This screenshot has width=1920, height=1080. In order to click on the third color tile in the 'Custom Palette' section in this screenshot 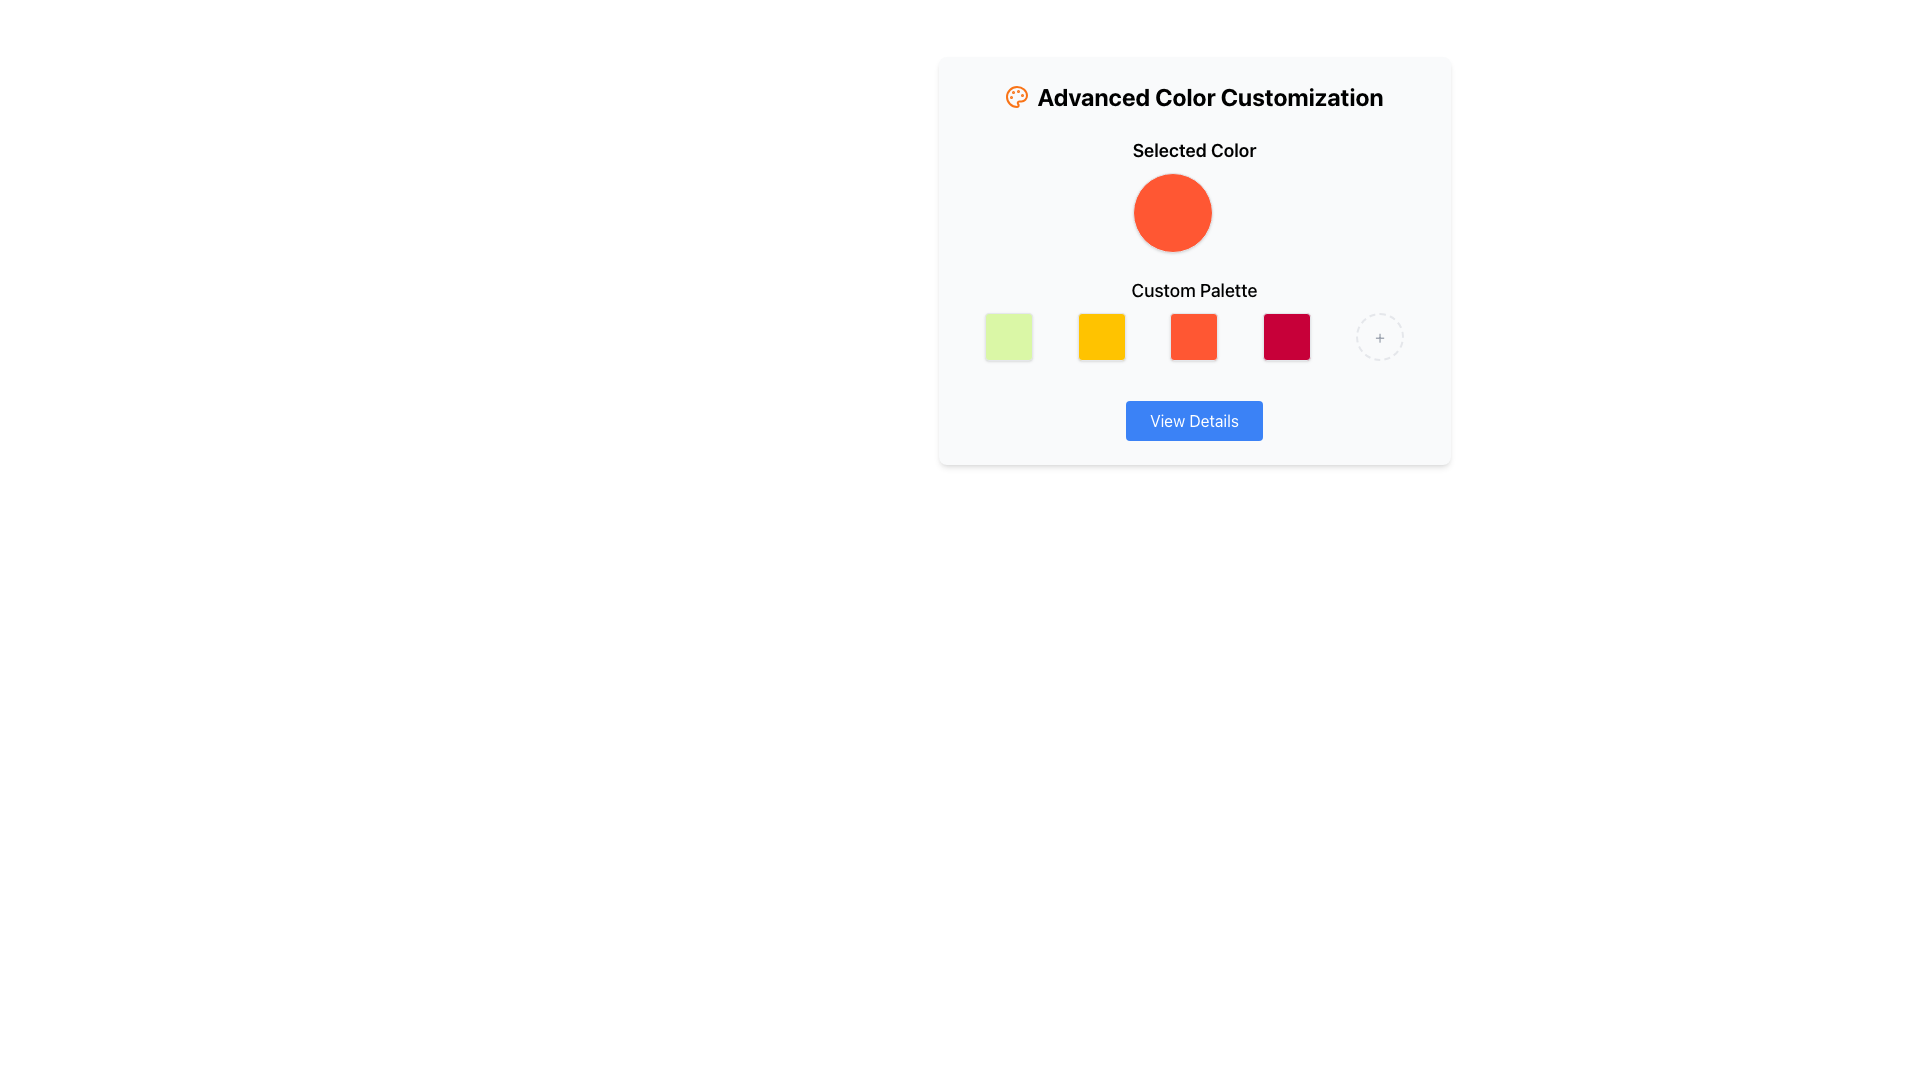, I will do `click(1194, 318)`.